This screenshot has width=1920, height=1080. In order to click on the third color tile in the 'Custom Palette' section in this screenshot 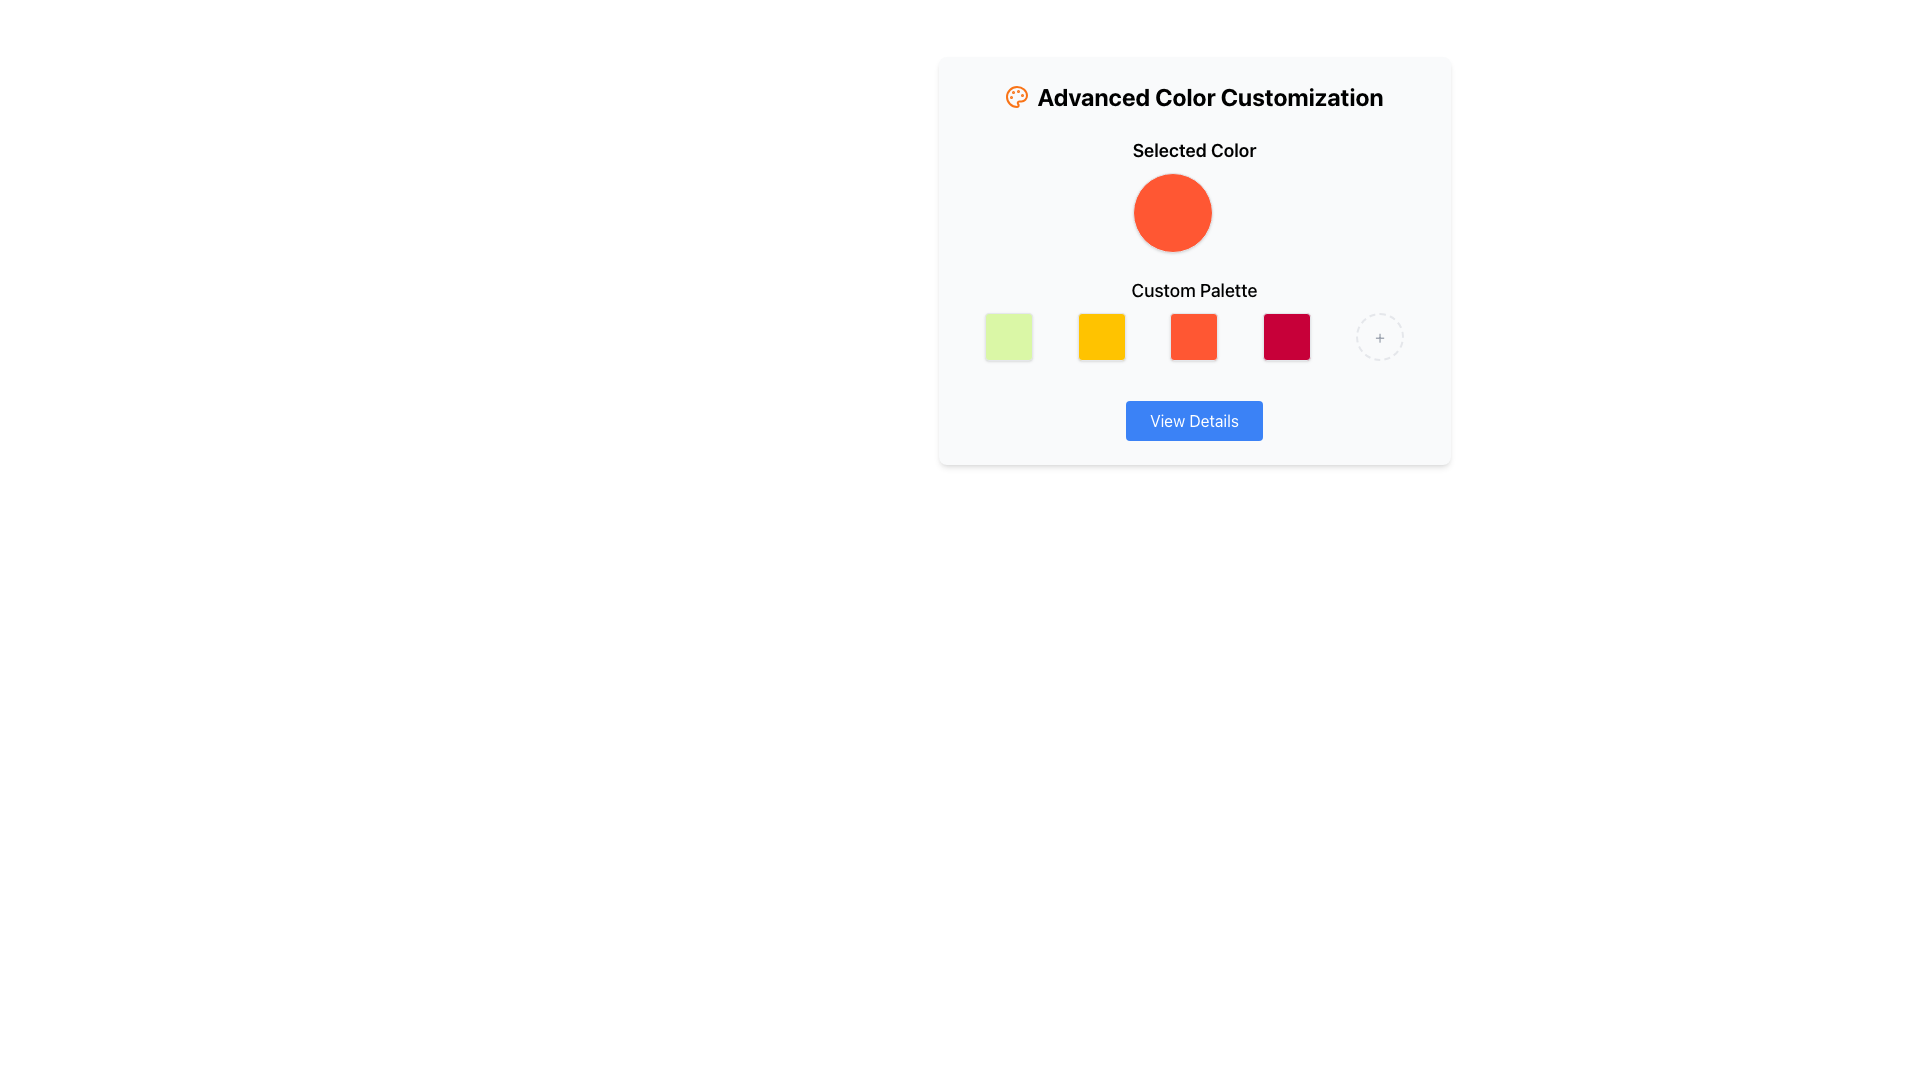, I will do `click(1194, 318)`.